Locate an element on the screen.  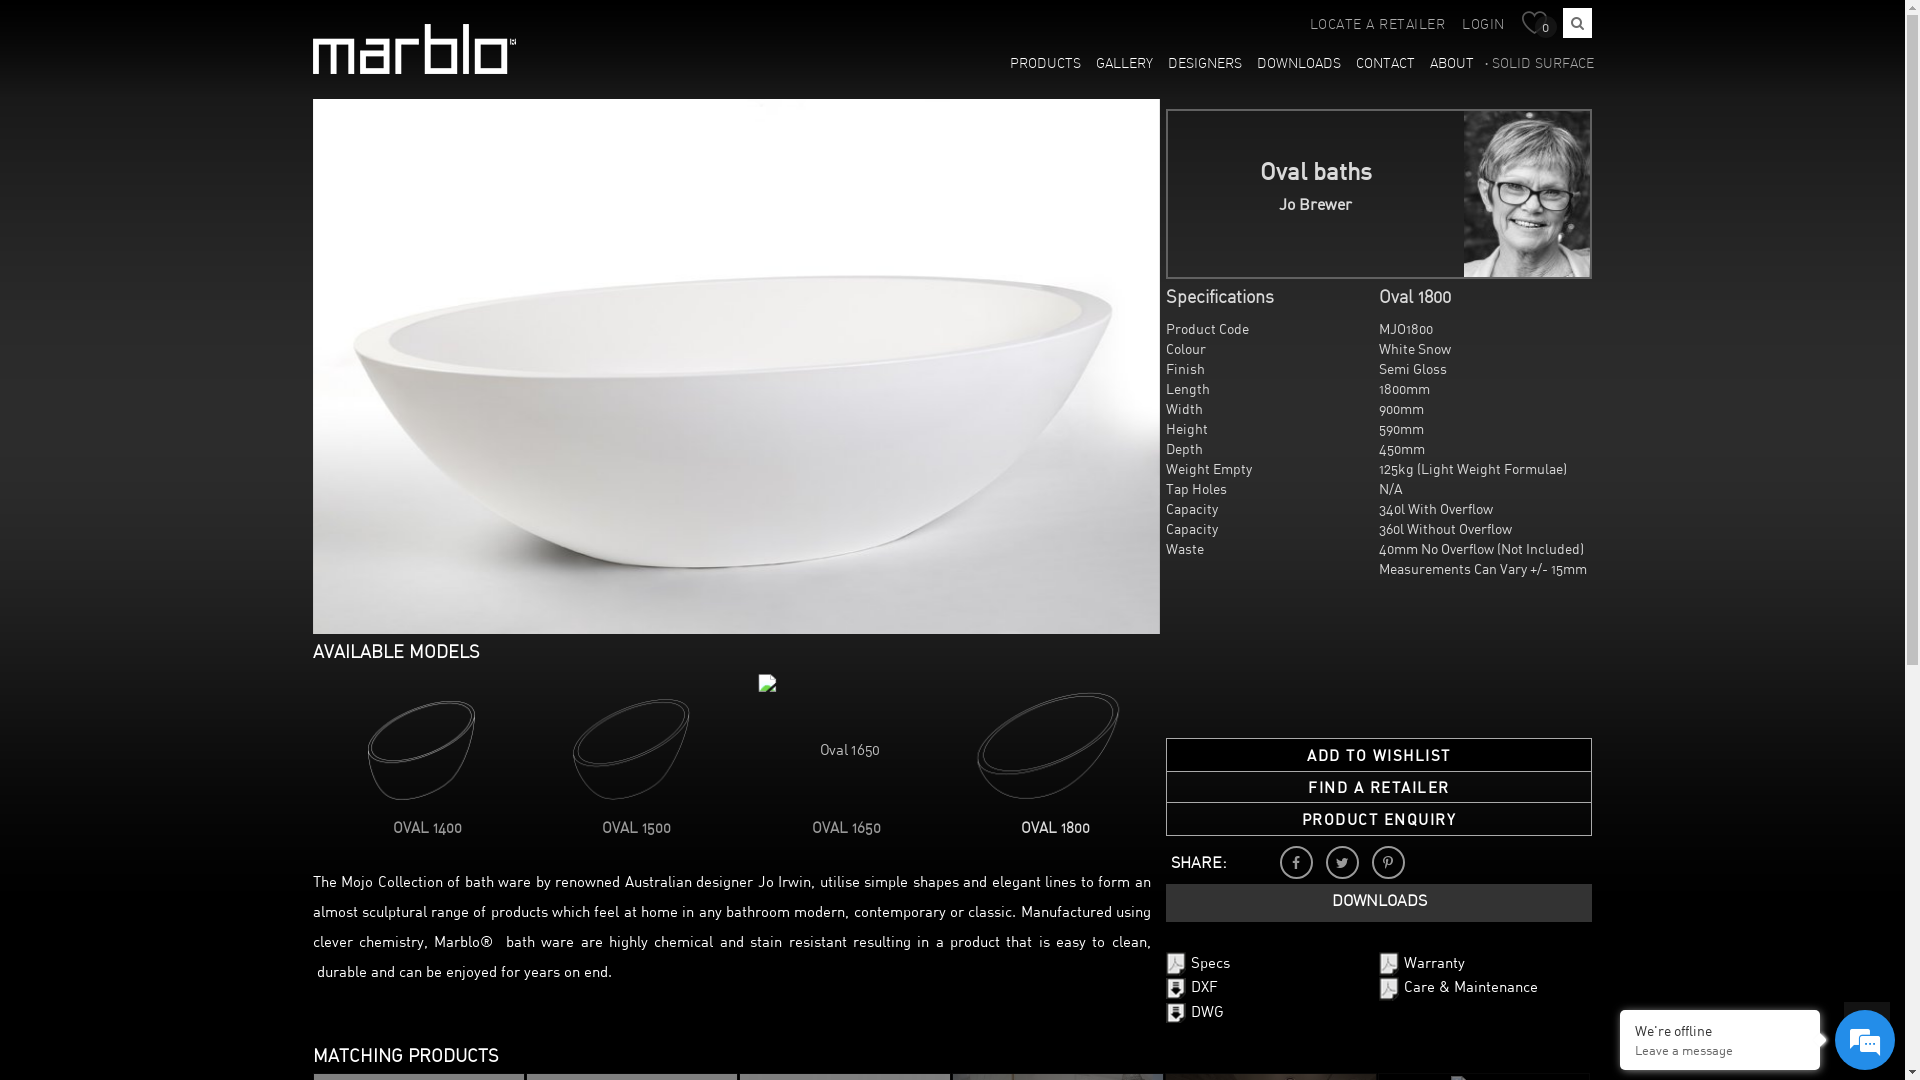
'LOGIN' is located at coordinates (1483, 25).